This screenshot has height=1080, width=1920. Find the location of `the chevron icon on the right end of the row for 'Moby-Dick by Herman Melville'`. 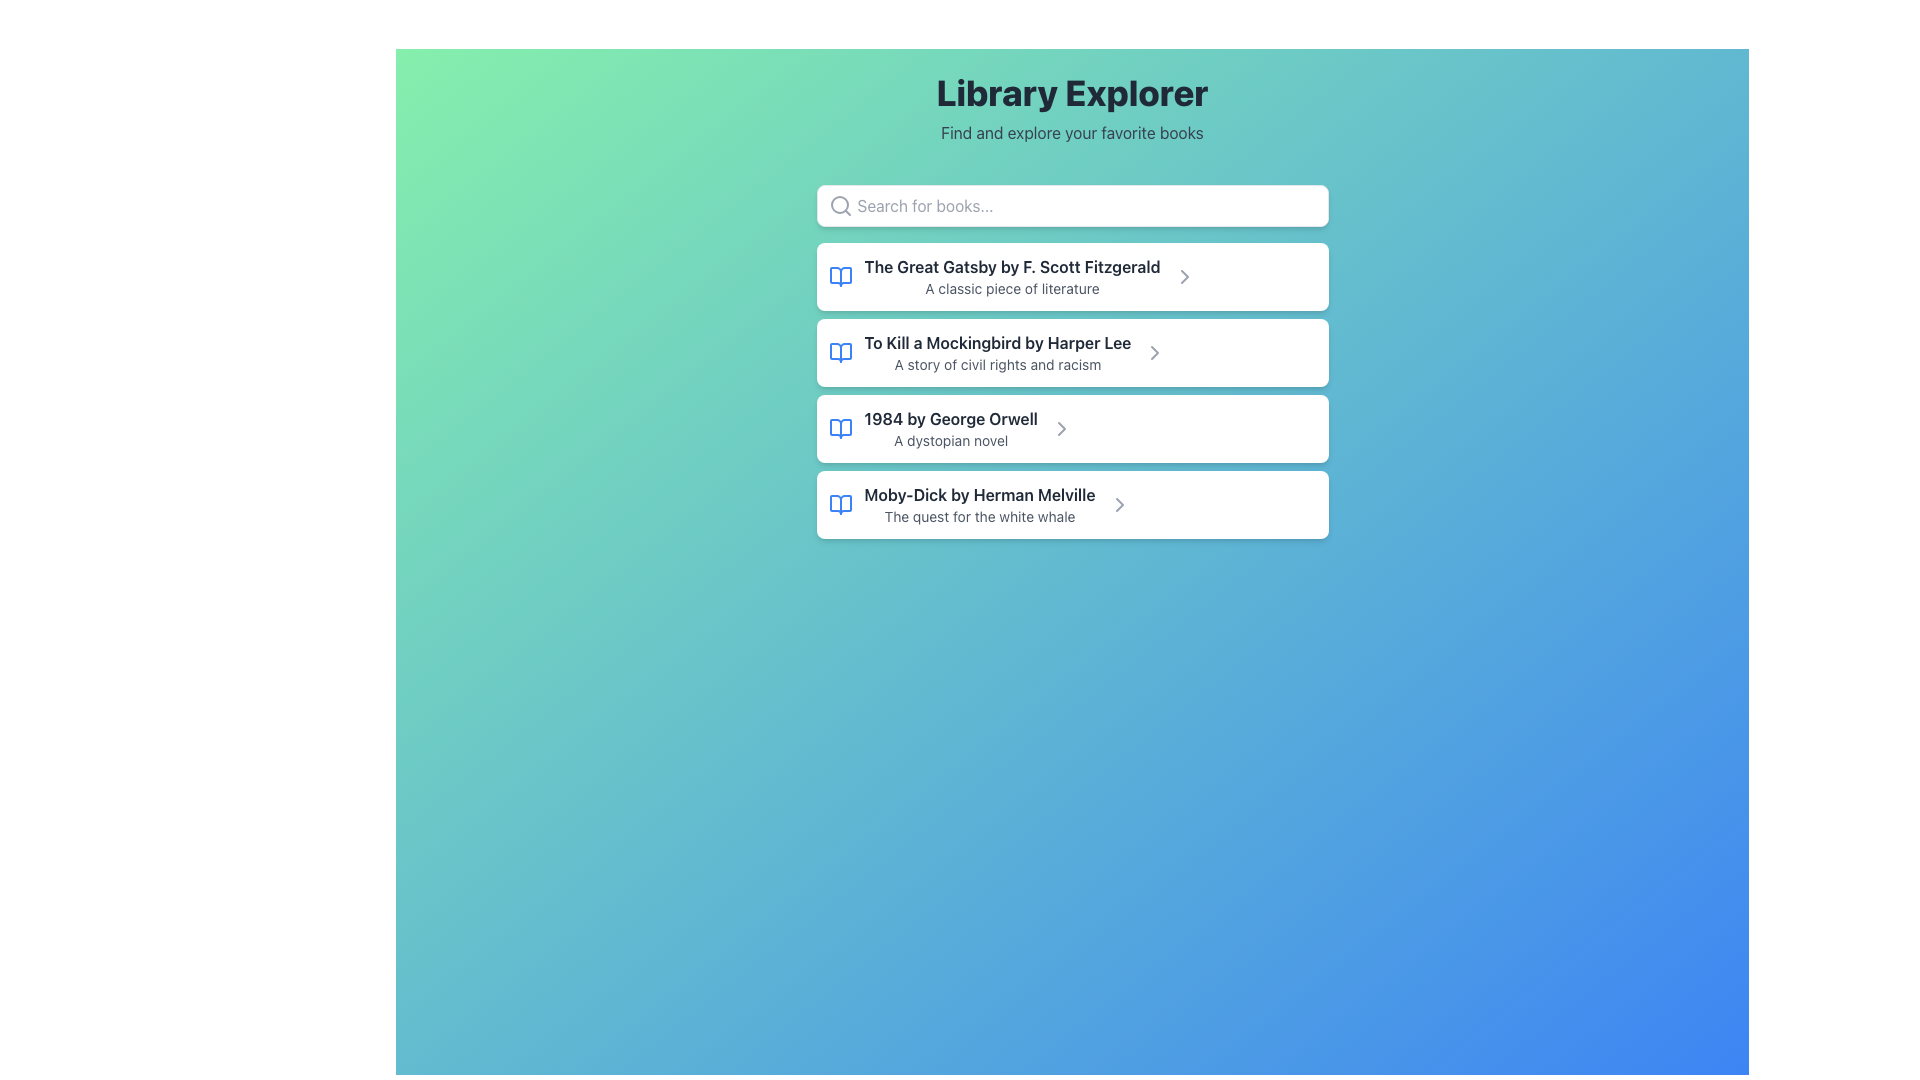

the chevron icon on the right end of the row for 'Moby-Dick by Herman Melville' is located at coordinates (1118, 504).